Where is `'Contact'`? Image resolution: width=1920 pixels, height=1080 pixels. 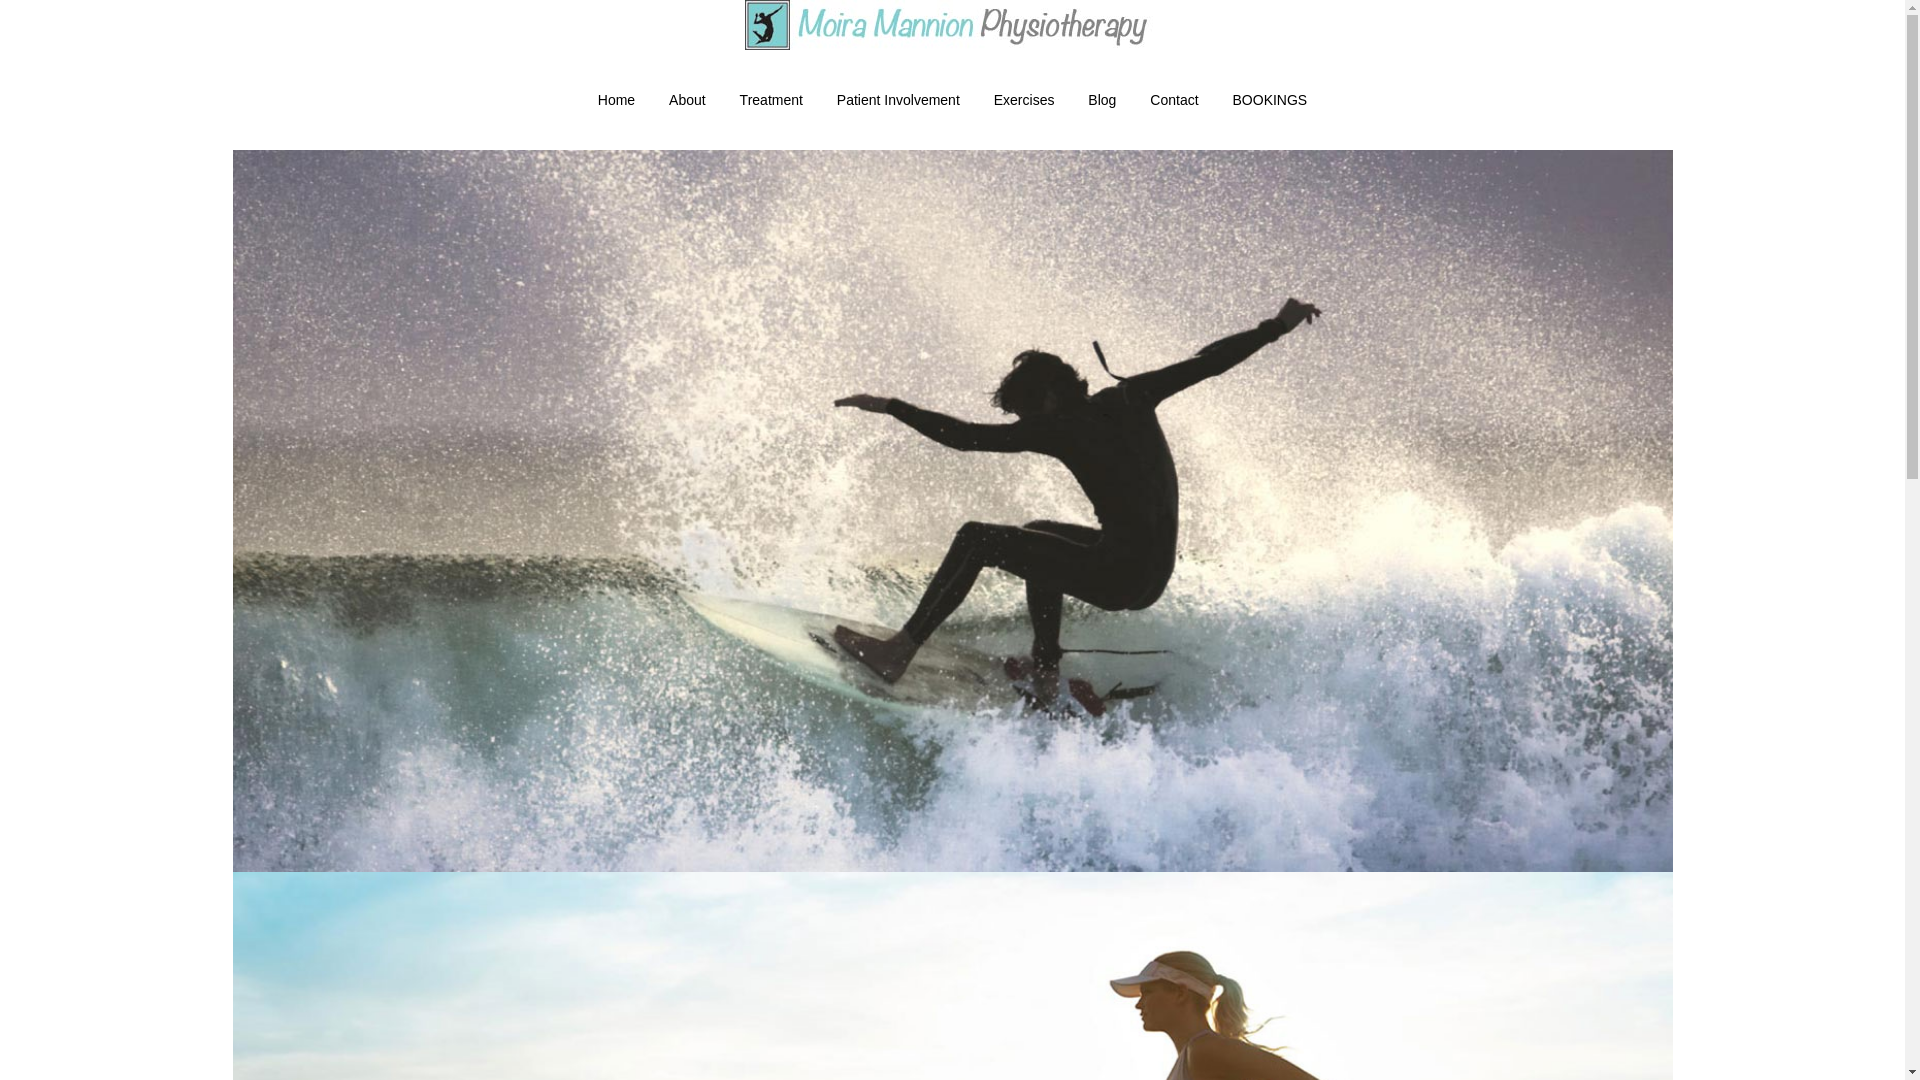 'Contact' is located at coordinates (1174, 100).